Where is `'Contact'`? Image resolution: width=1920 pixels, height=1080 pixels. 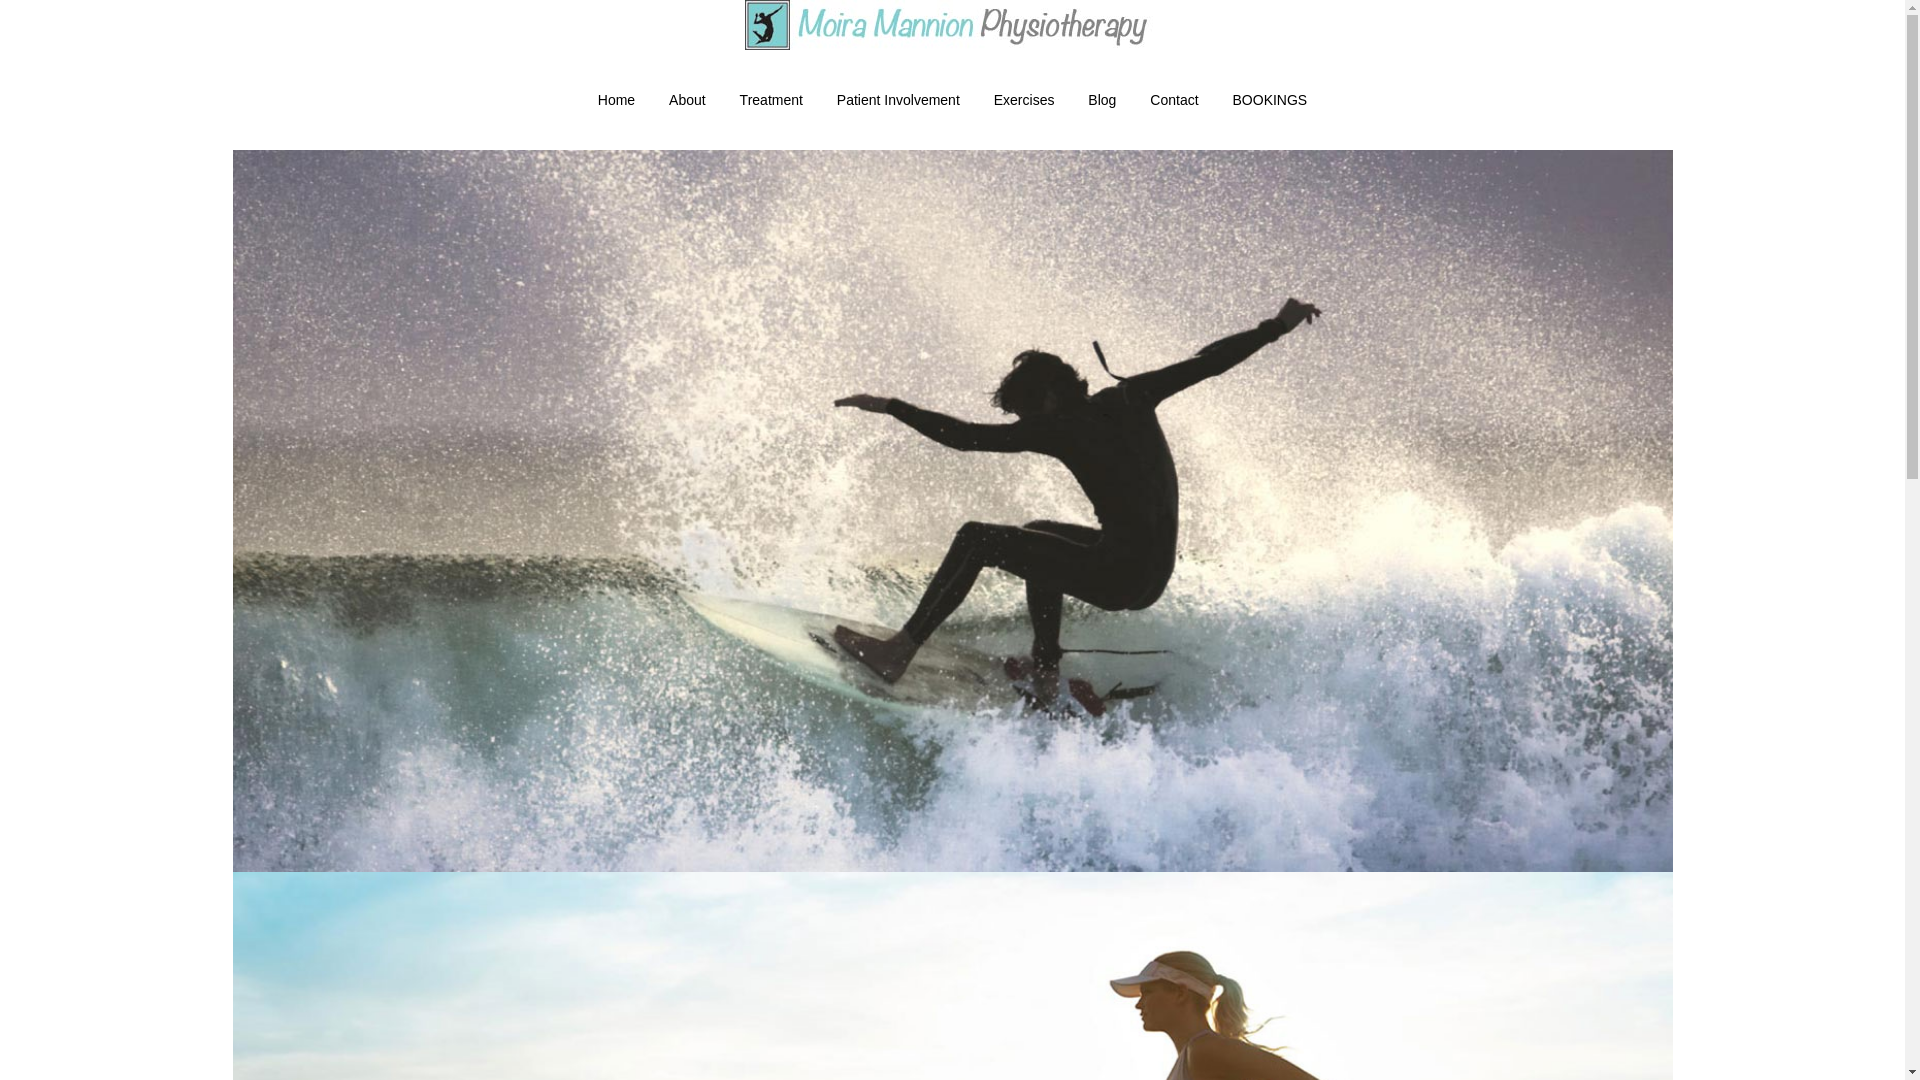 'Contact' is located at coordinates (1174, 100).